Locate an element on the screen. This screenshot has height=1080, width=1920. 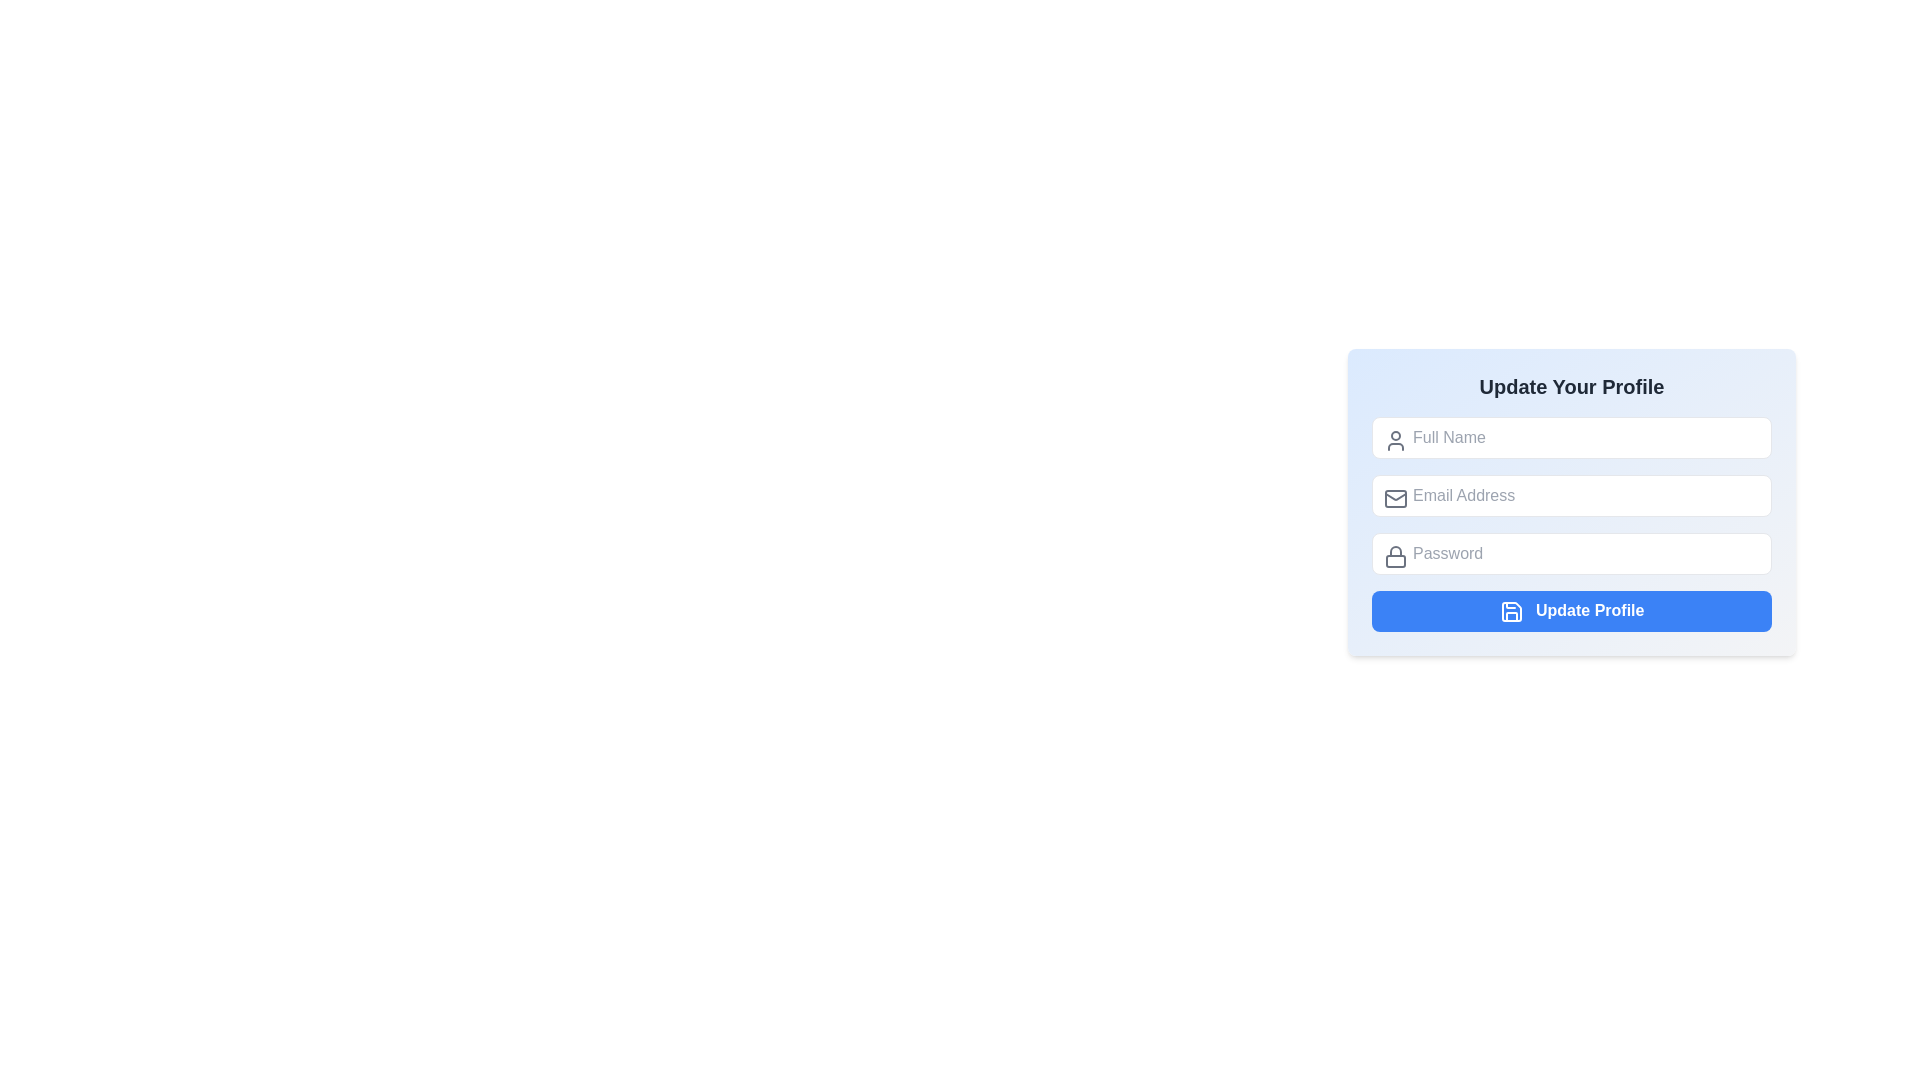
the decorative email icon located on the left side of the 'Email Address' input field, which is positioned in the second row of the form is located at coordinates (1395, 497).